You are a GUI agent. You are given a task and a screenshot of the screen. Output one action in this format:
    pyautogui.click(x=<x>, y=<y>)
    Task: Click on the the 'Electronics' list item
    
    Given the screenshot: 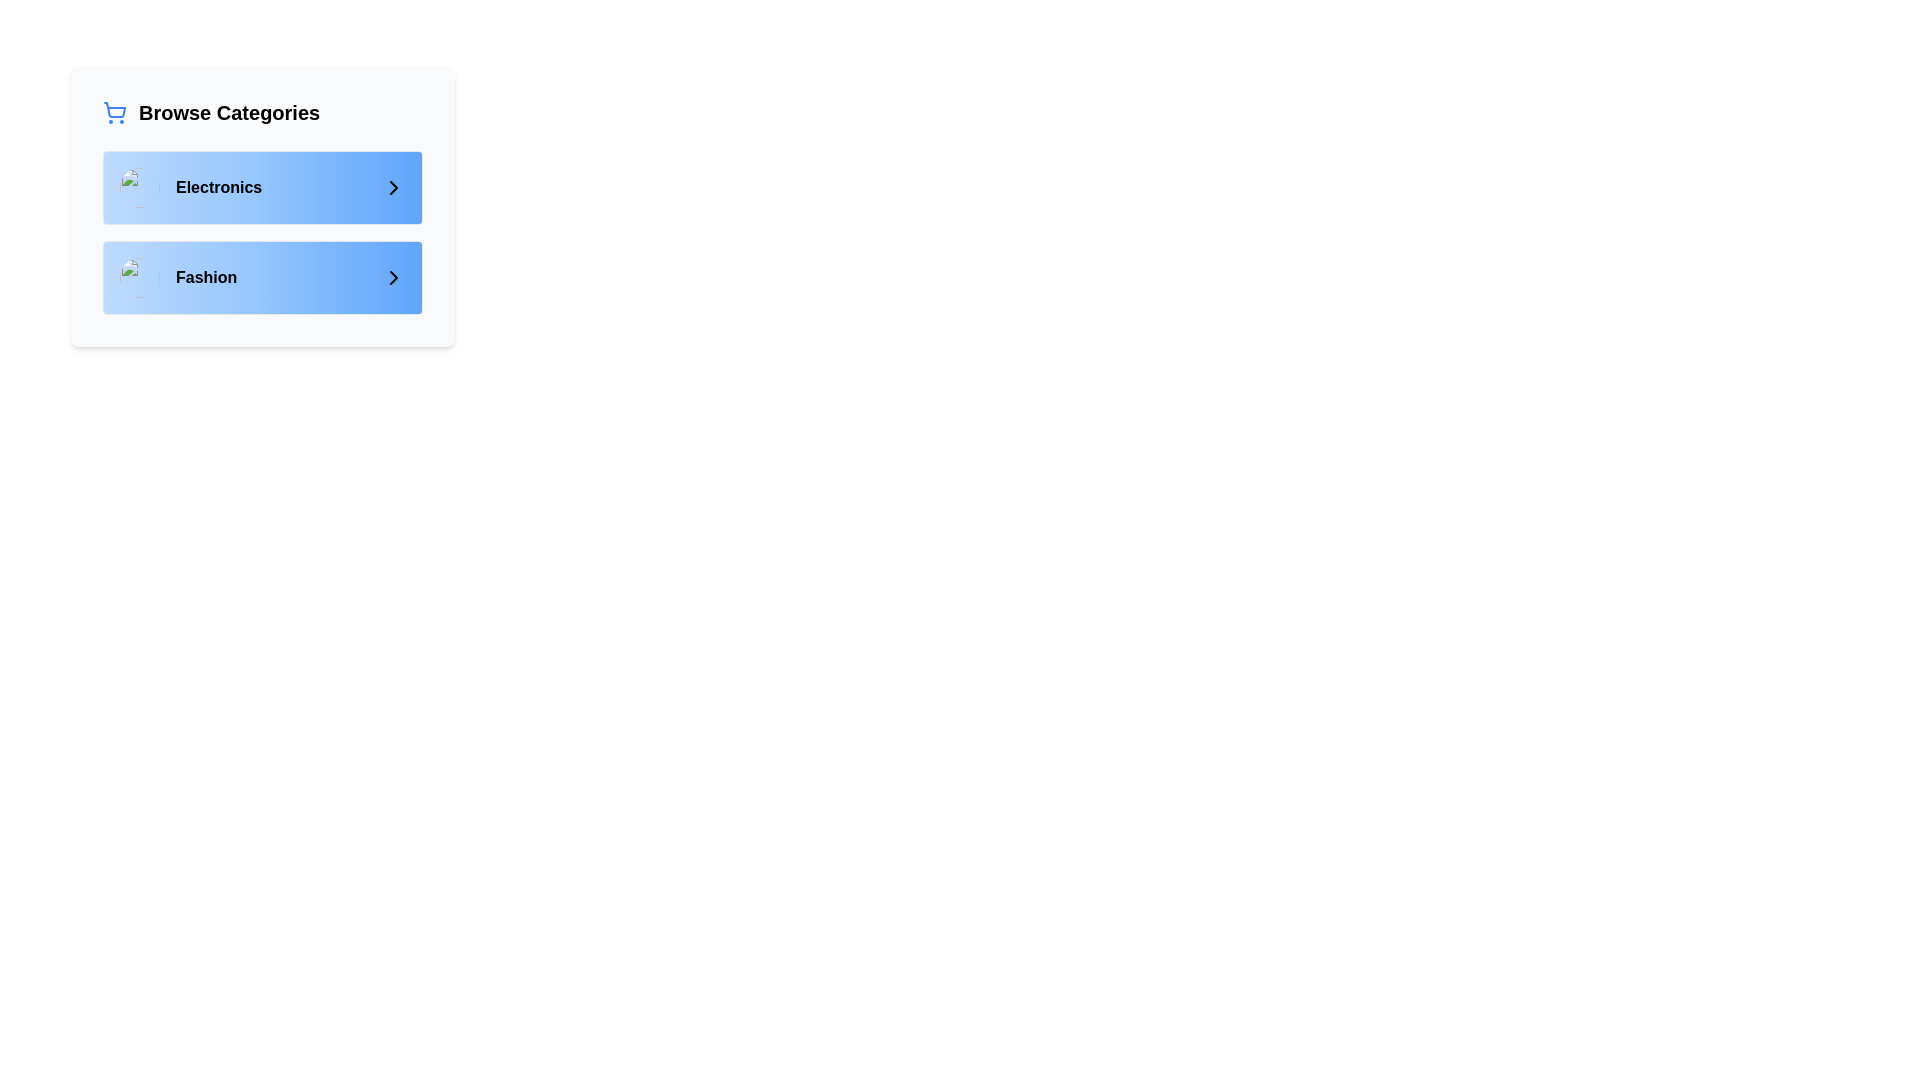 What is the action you would take?
    pyautogui.click(x=262, y=188)
    